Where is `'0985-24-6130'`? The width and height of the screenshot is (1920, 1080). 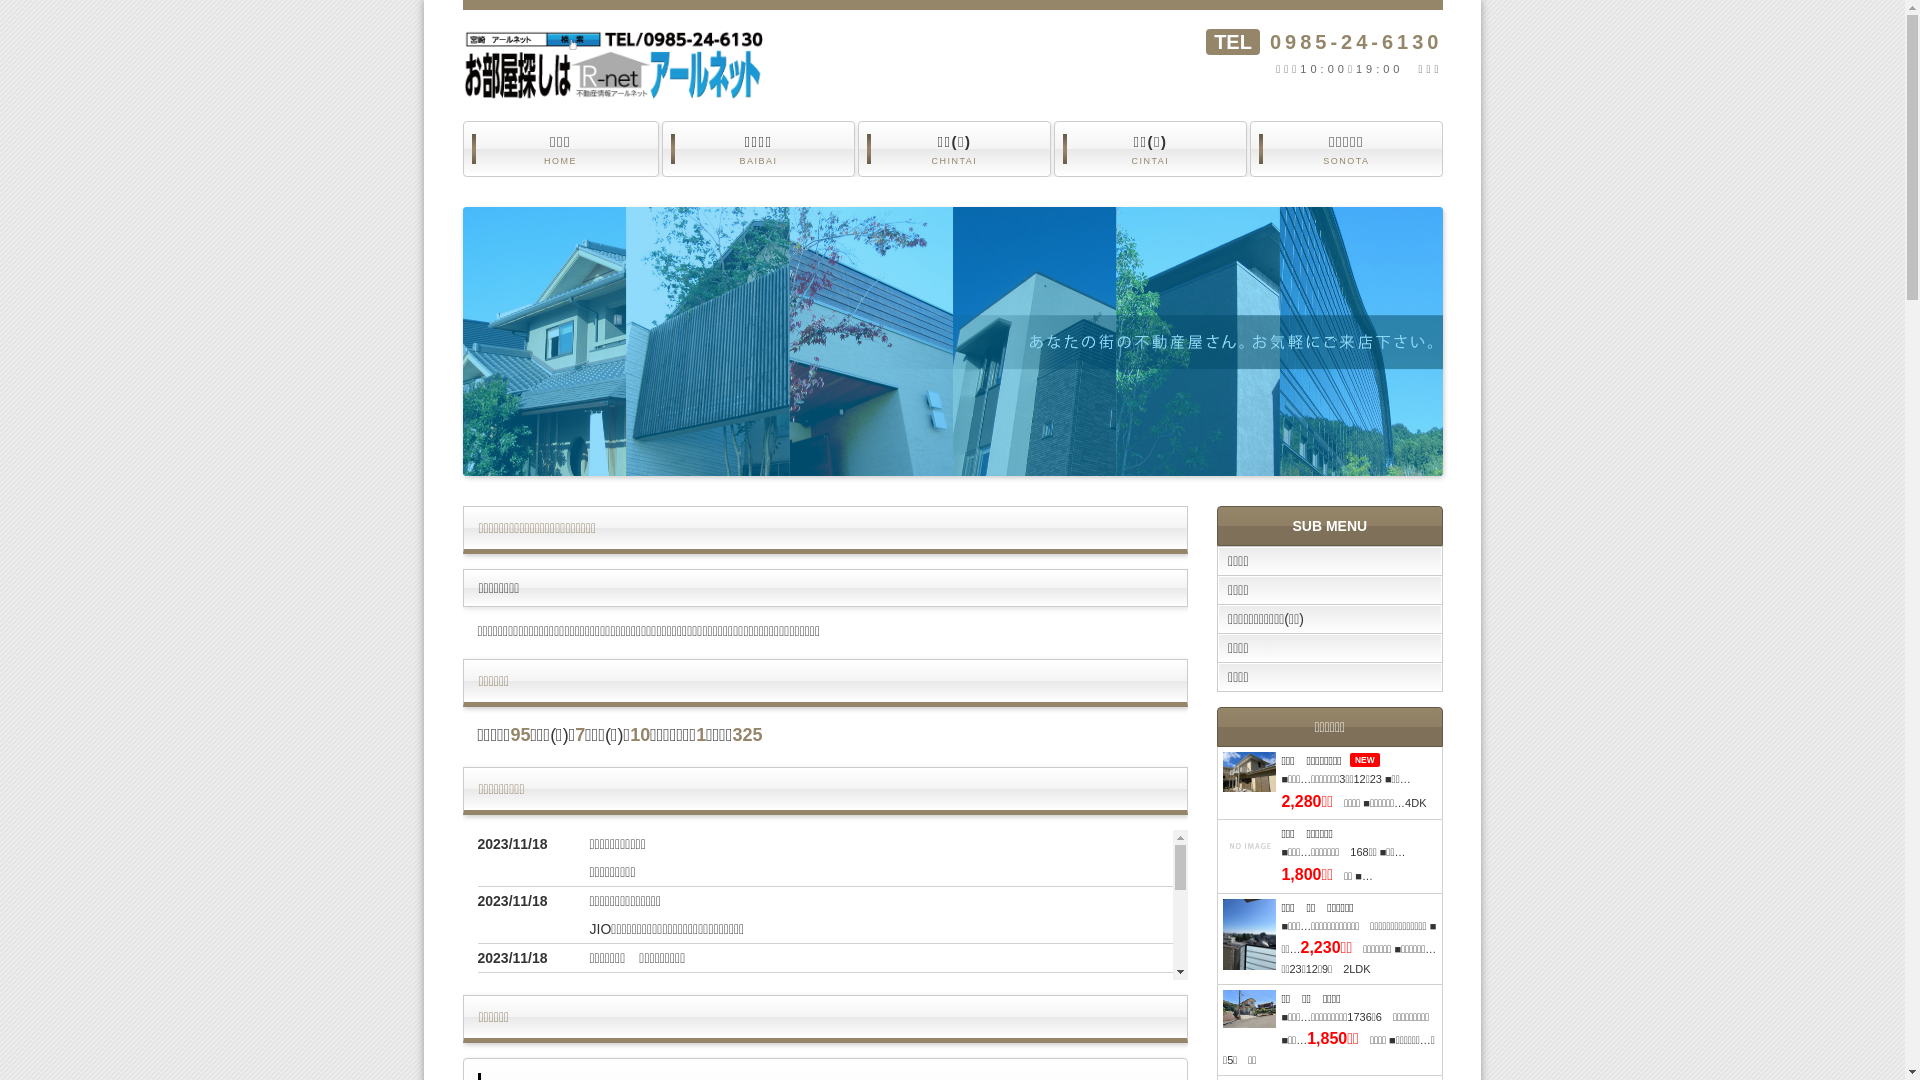
'0985-24-6130' is located at coordinates (1269, 42).